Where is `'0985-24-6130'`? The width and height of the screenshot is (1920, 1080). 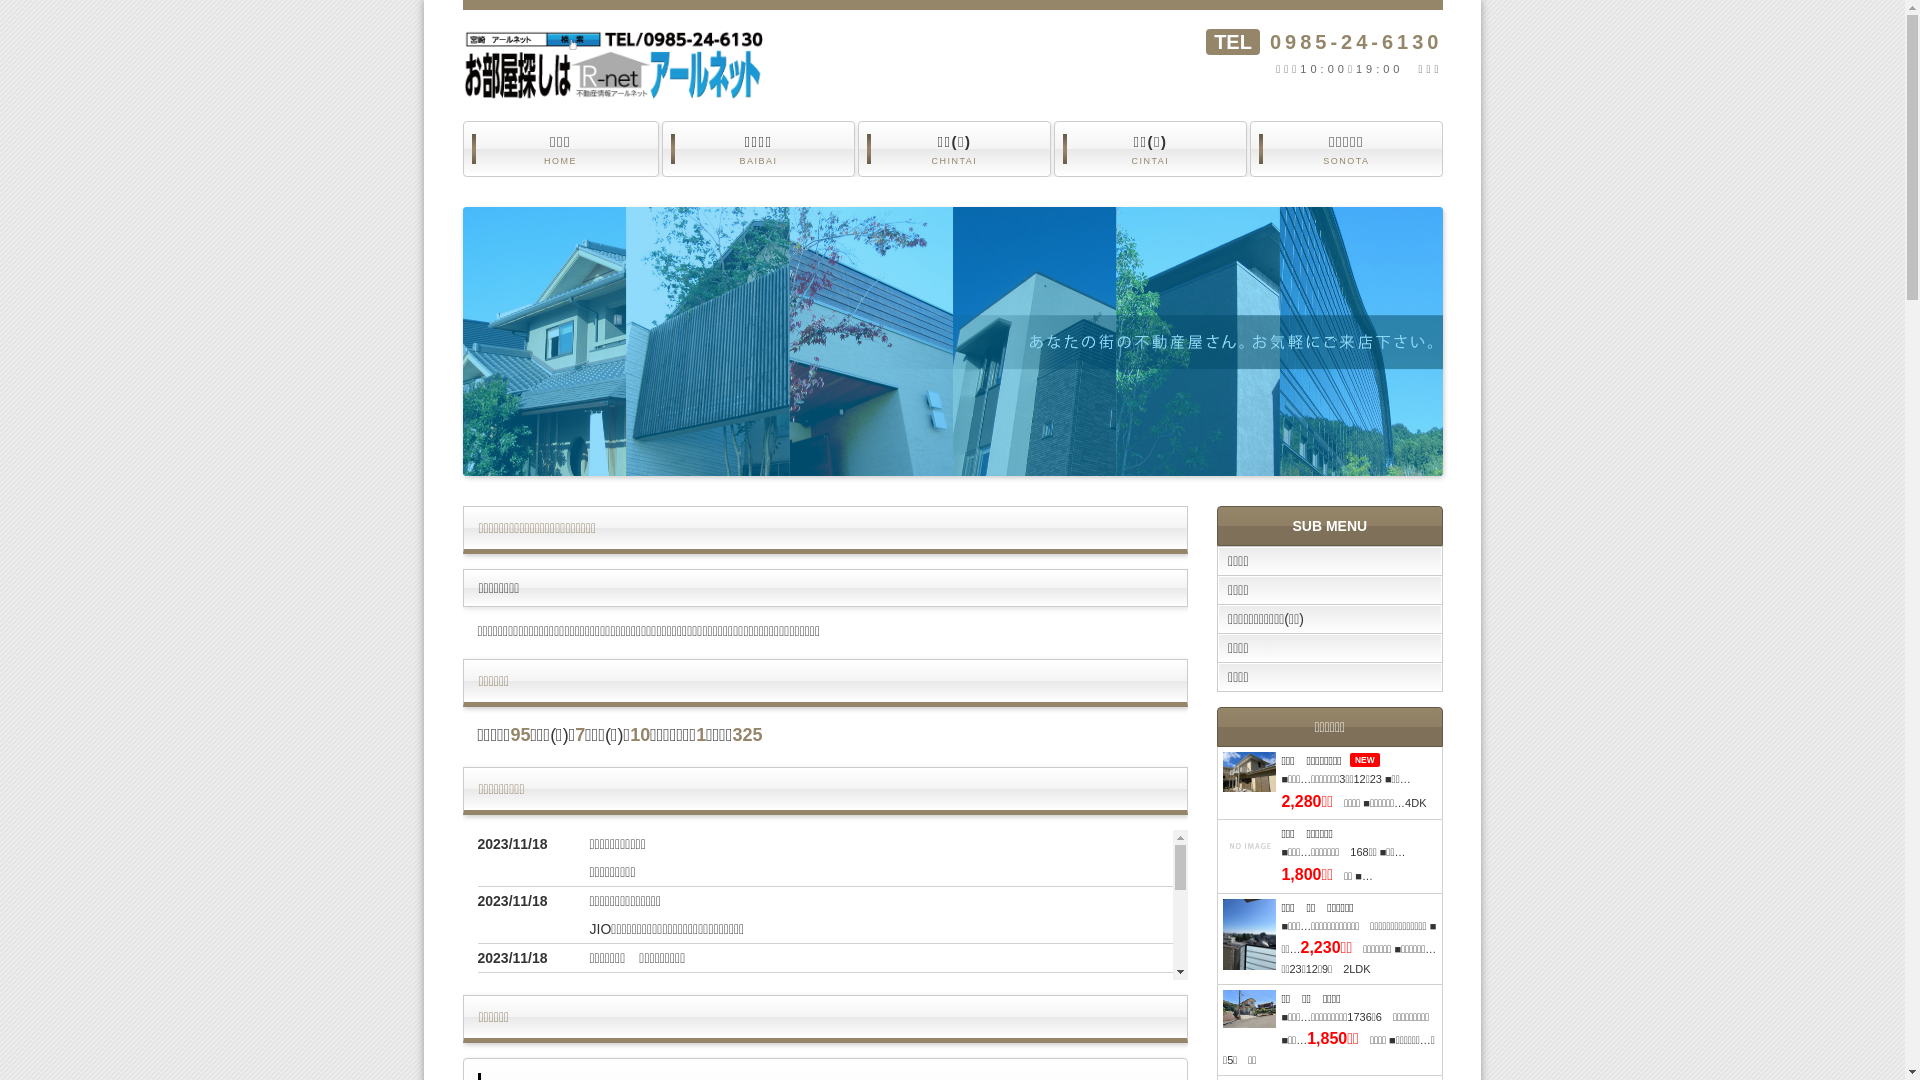
'0985-24-6130' is located at coordinates (1269, 42).